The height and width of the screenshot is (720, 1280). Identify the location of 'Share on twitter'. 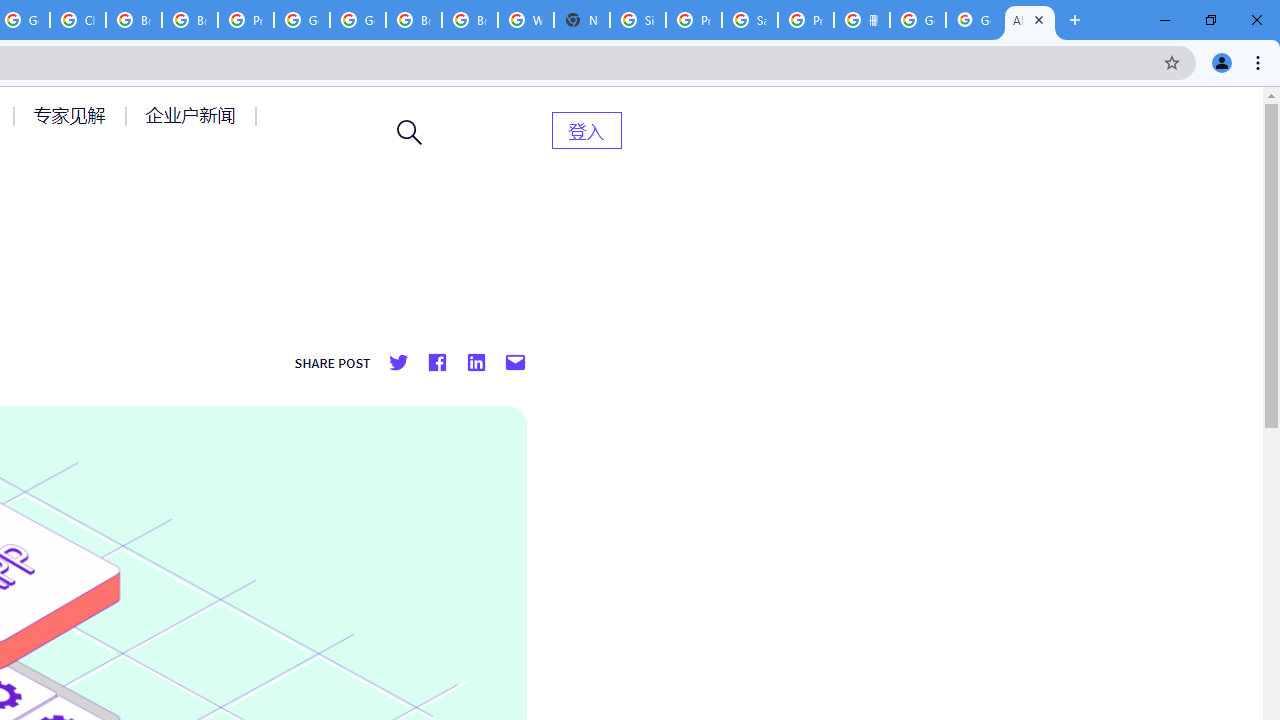
(398, 363).